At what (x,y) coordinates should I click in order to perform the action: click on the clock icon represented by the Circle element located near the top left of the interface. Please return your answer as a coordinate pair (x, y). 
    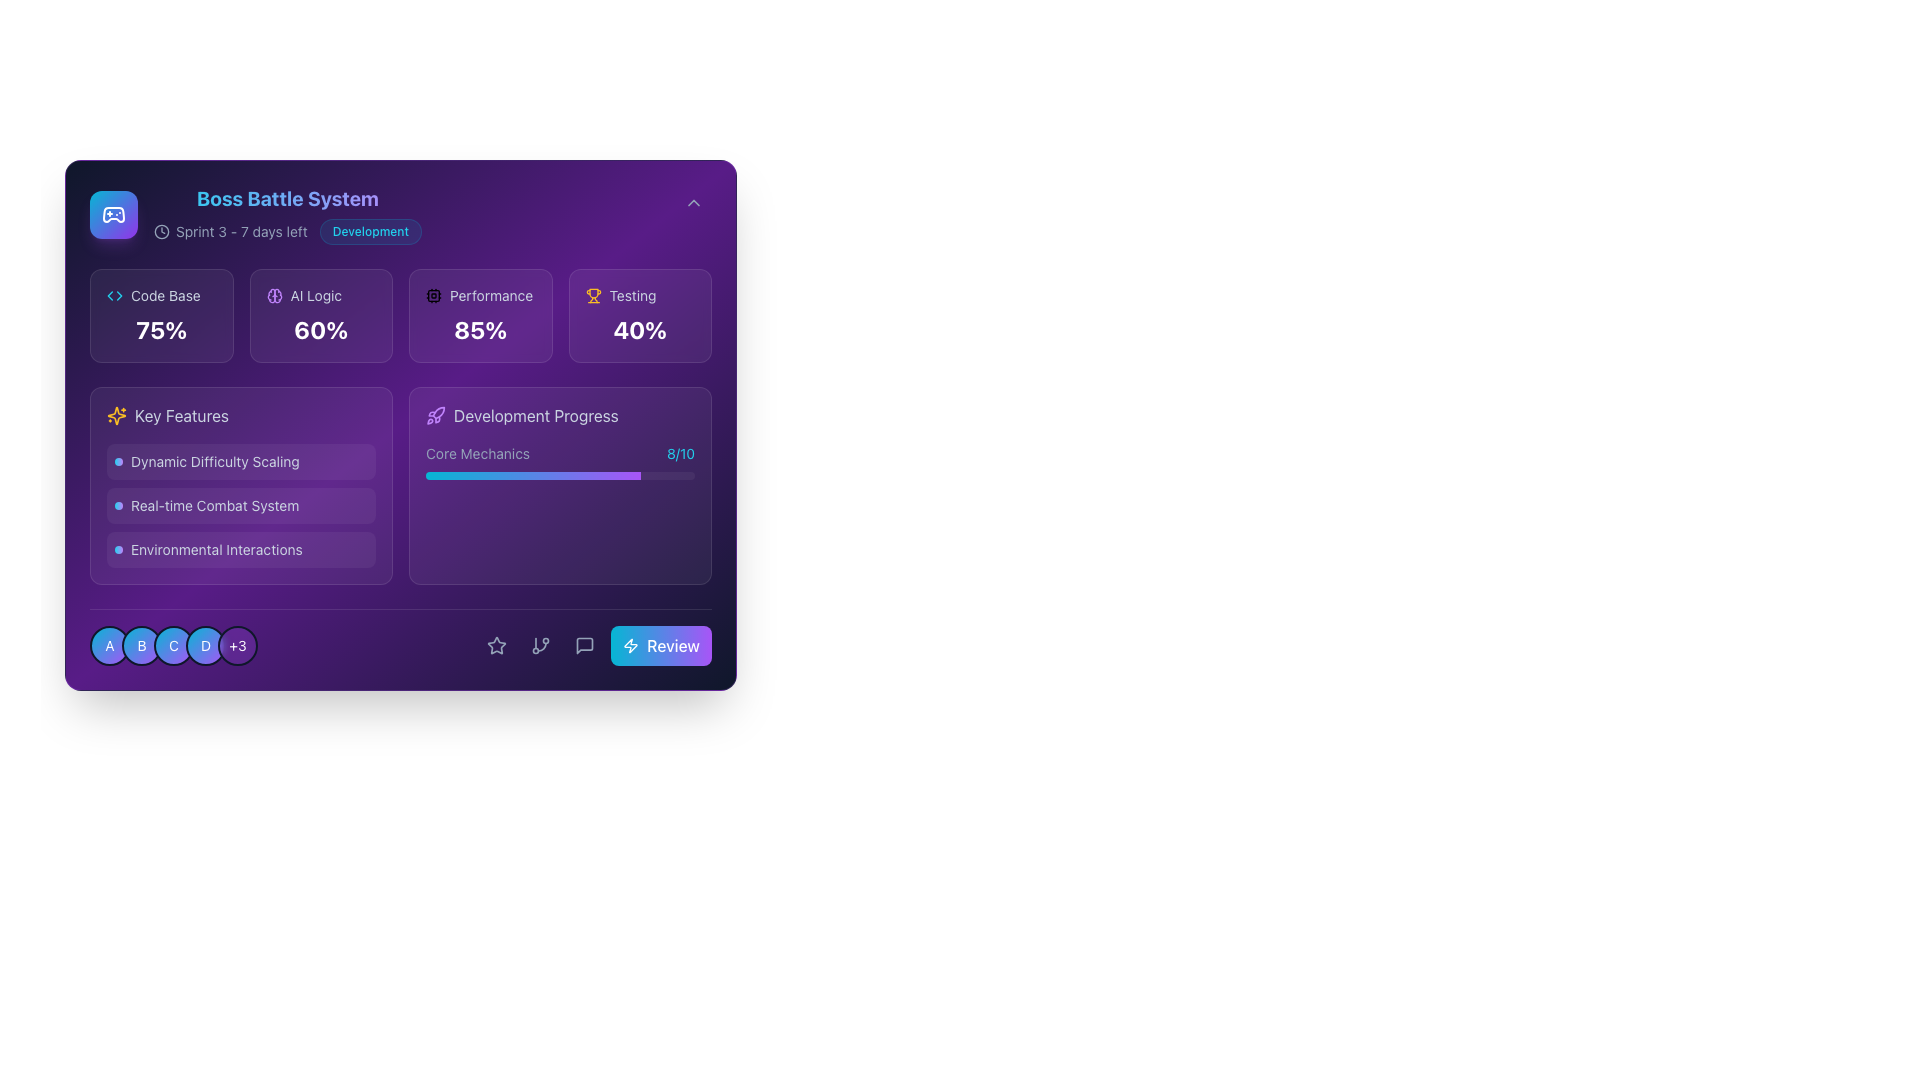
    Looking at the image, I should click on (162, 230).